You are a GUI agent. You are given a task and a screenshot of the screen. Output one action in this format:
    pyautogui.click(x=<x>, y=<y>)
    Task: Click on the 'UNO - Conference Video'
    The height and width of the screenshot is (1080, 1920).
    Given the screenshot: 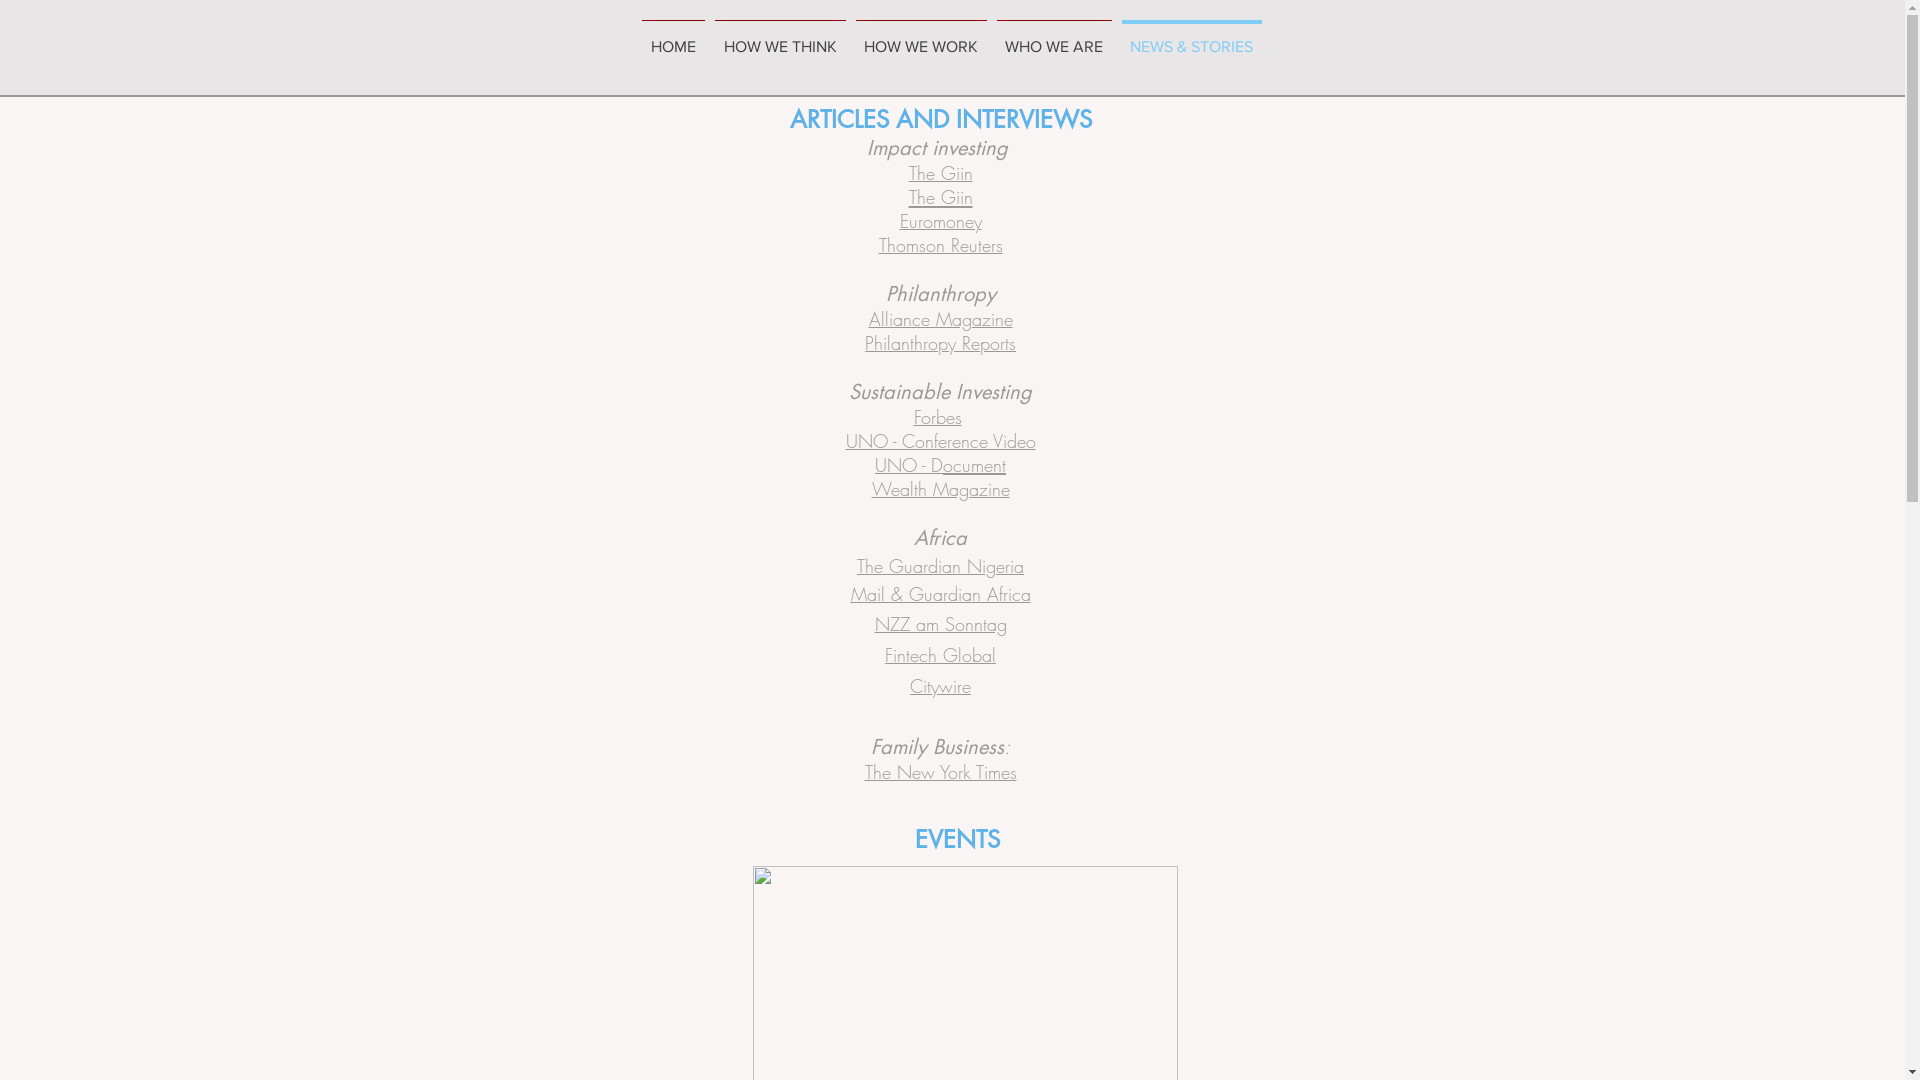 What is the action you would take?
    pyautogui.click(x=845, y=439)
    